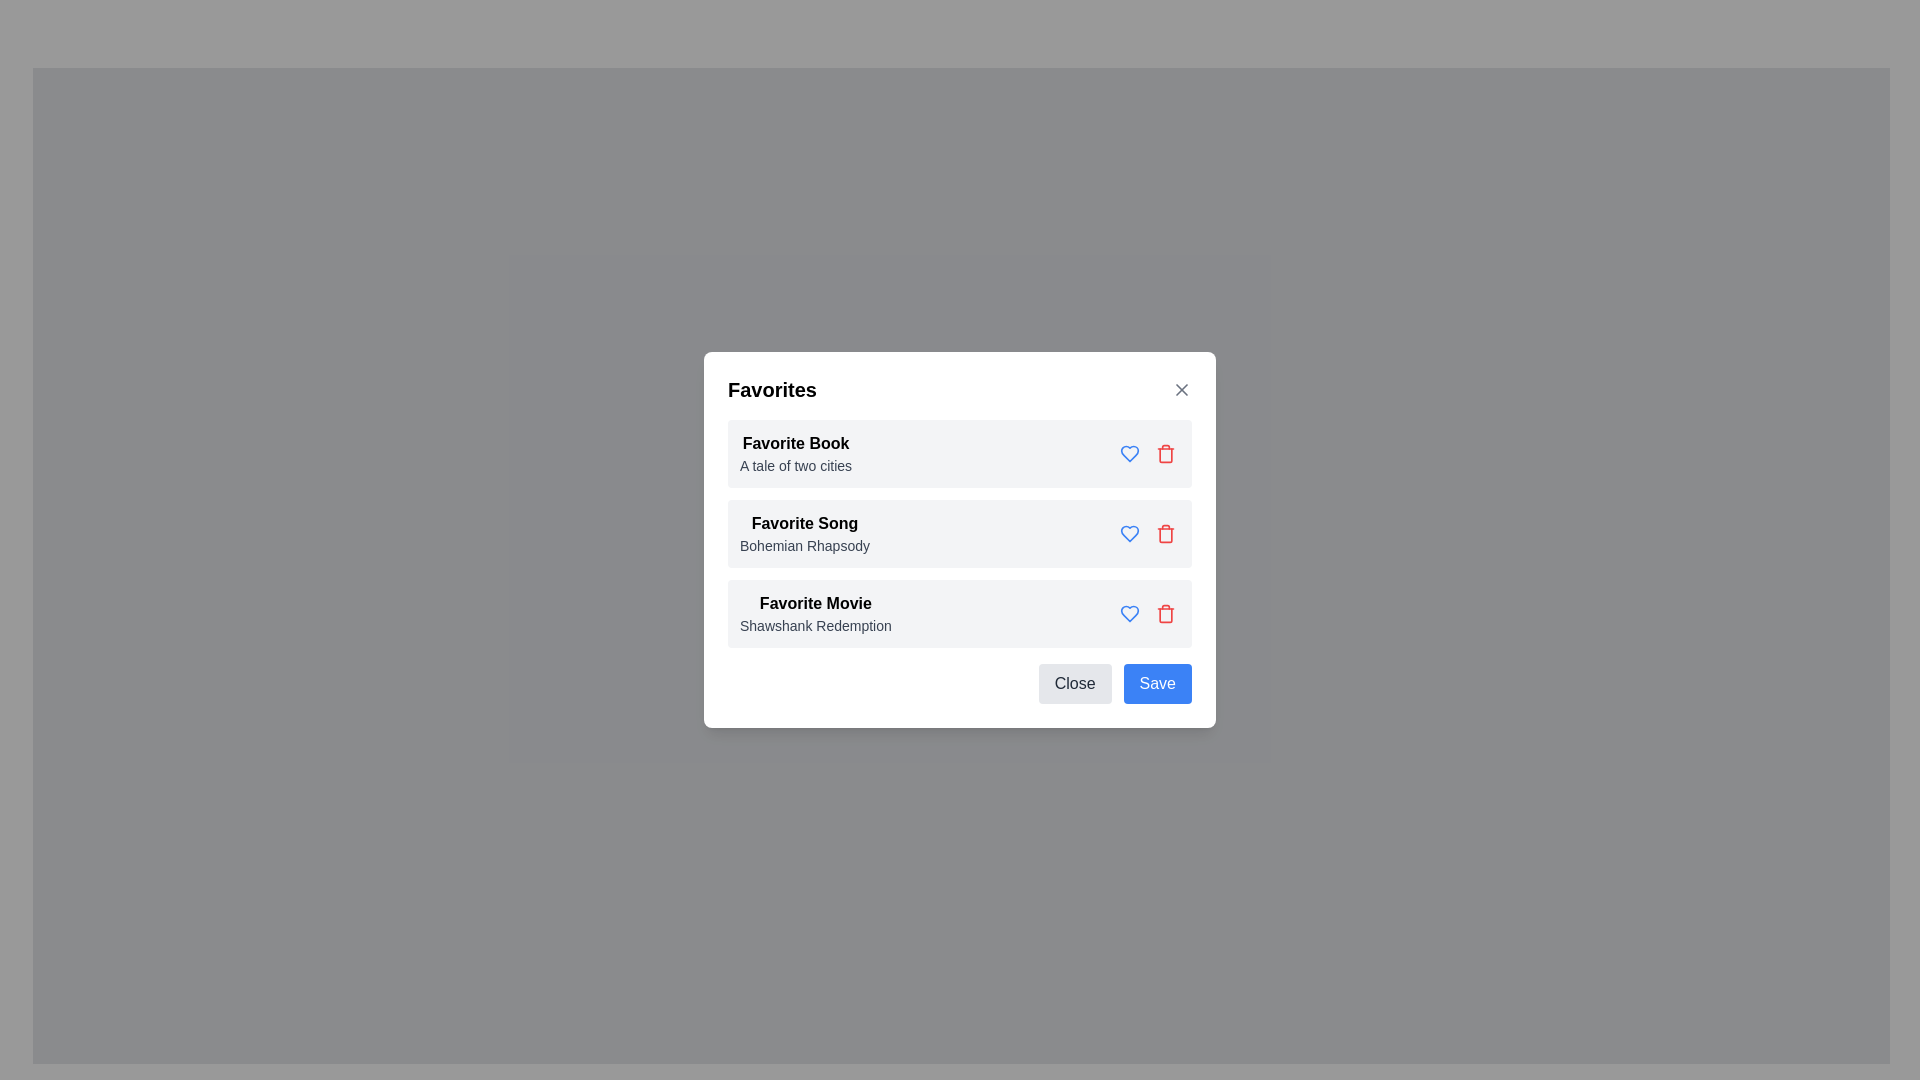  I want to click on the third item in the vertically arranged list of favorites within the modal dialog, which is a Text label representing a user's favorite movie, so click(815, 612).